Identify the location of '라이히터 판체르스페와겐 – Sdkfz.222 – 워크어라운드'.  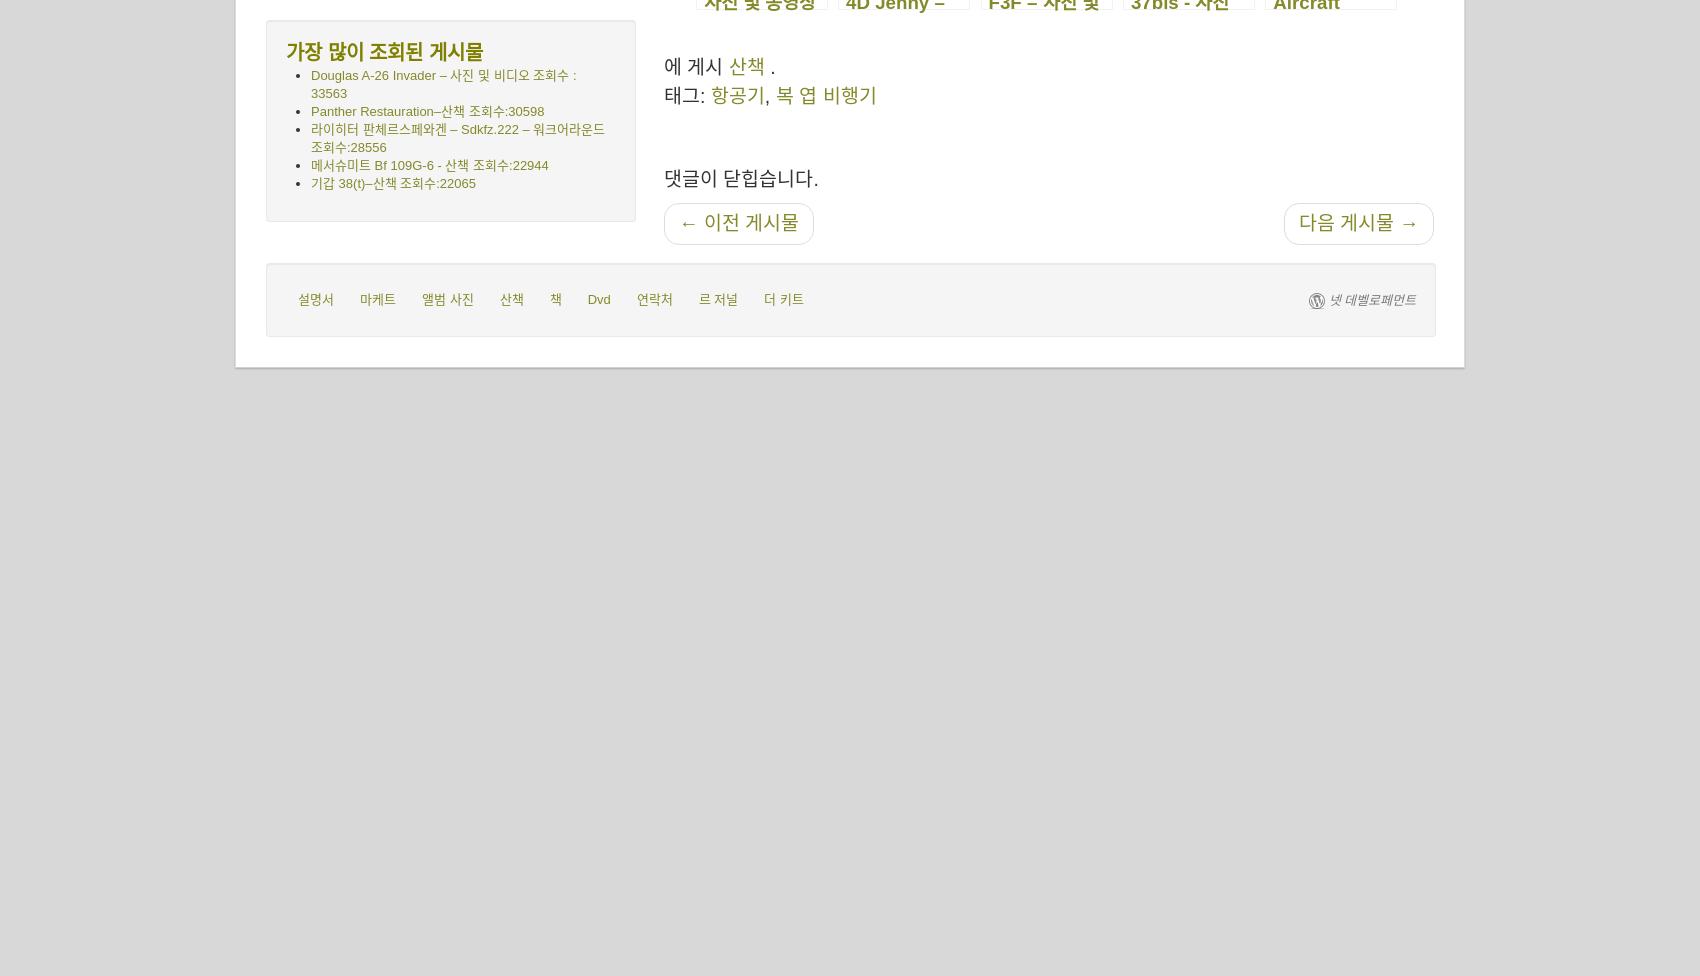
(457, 128).